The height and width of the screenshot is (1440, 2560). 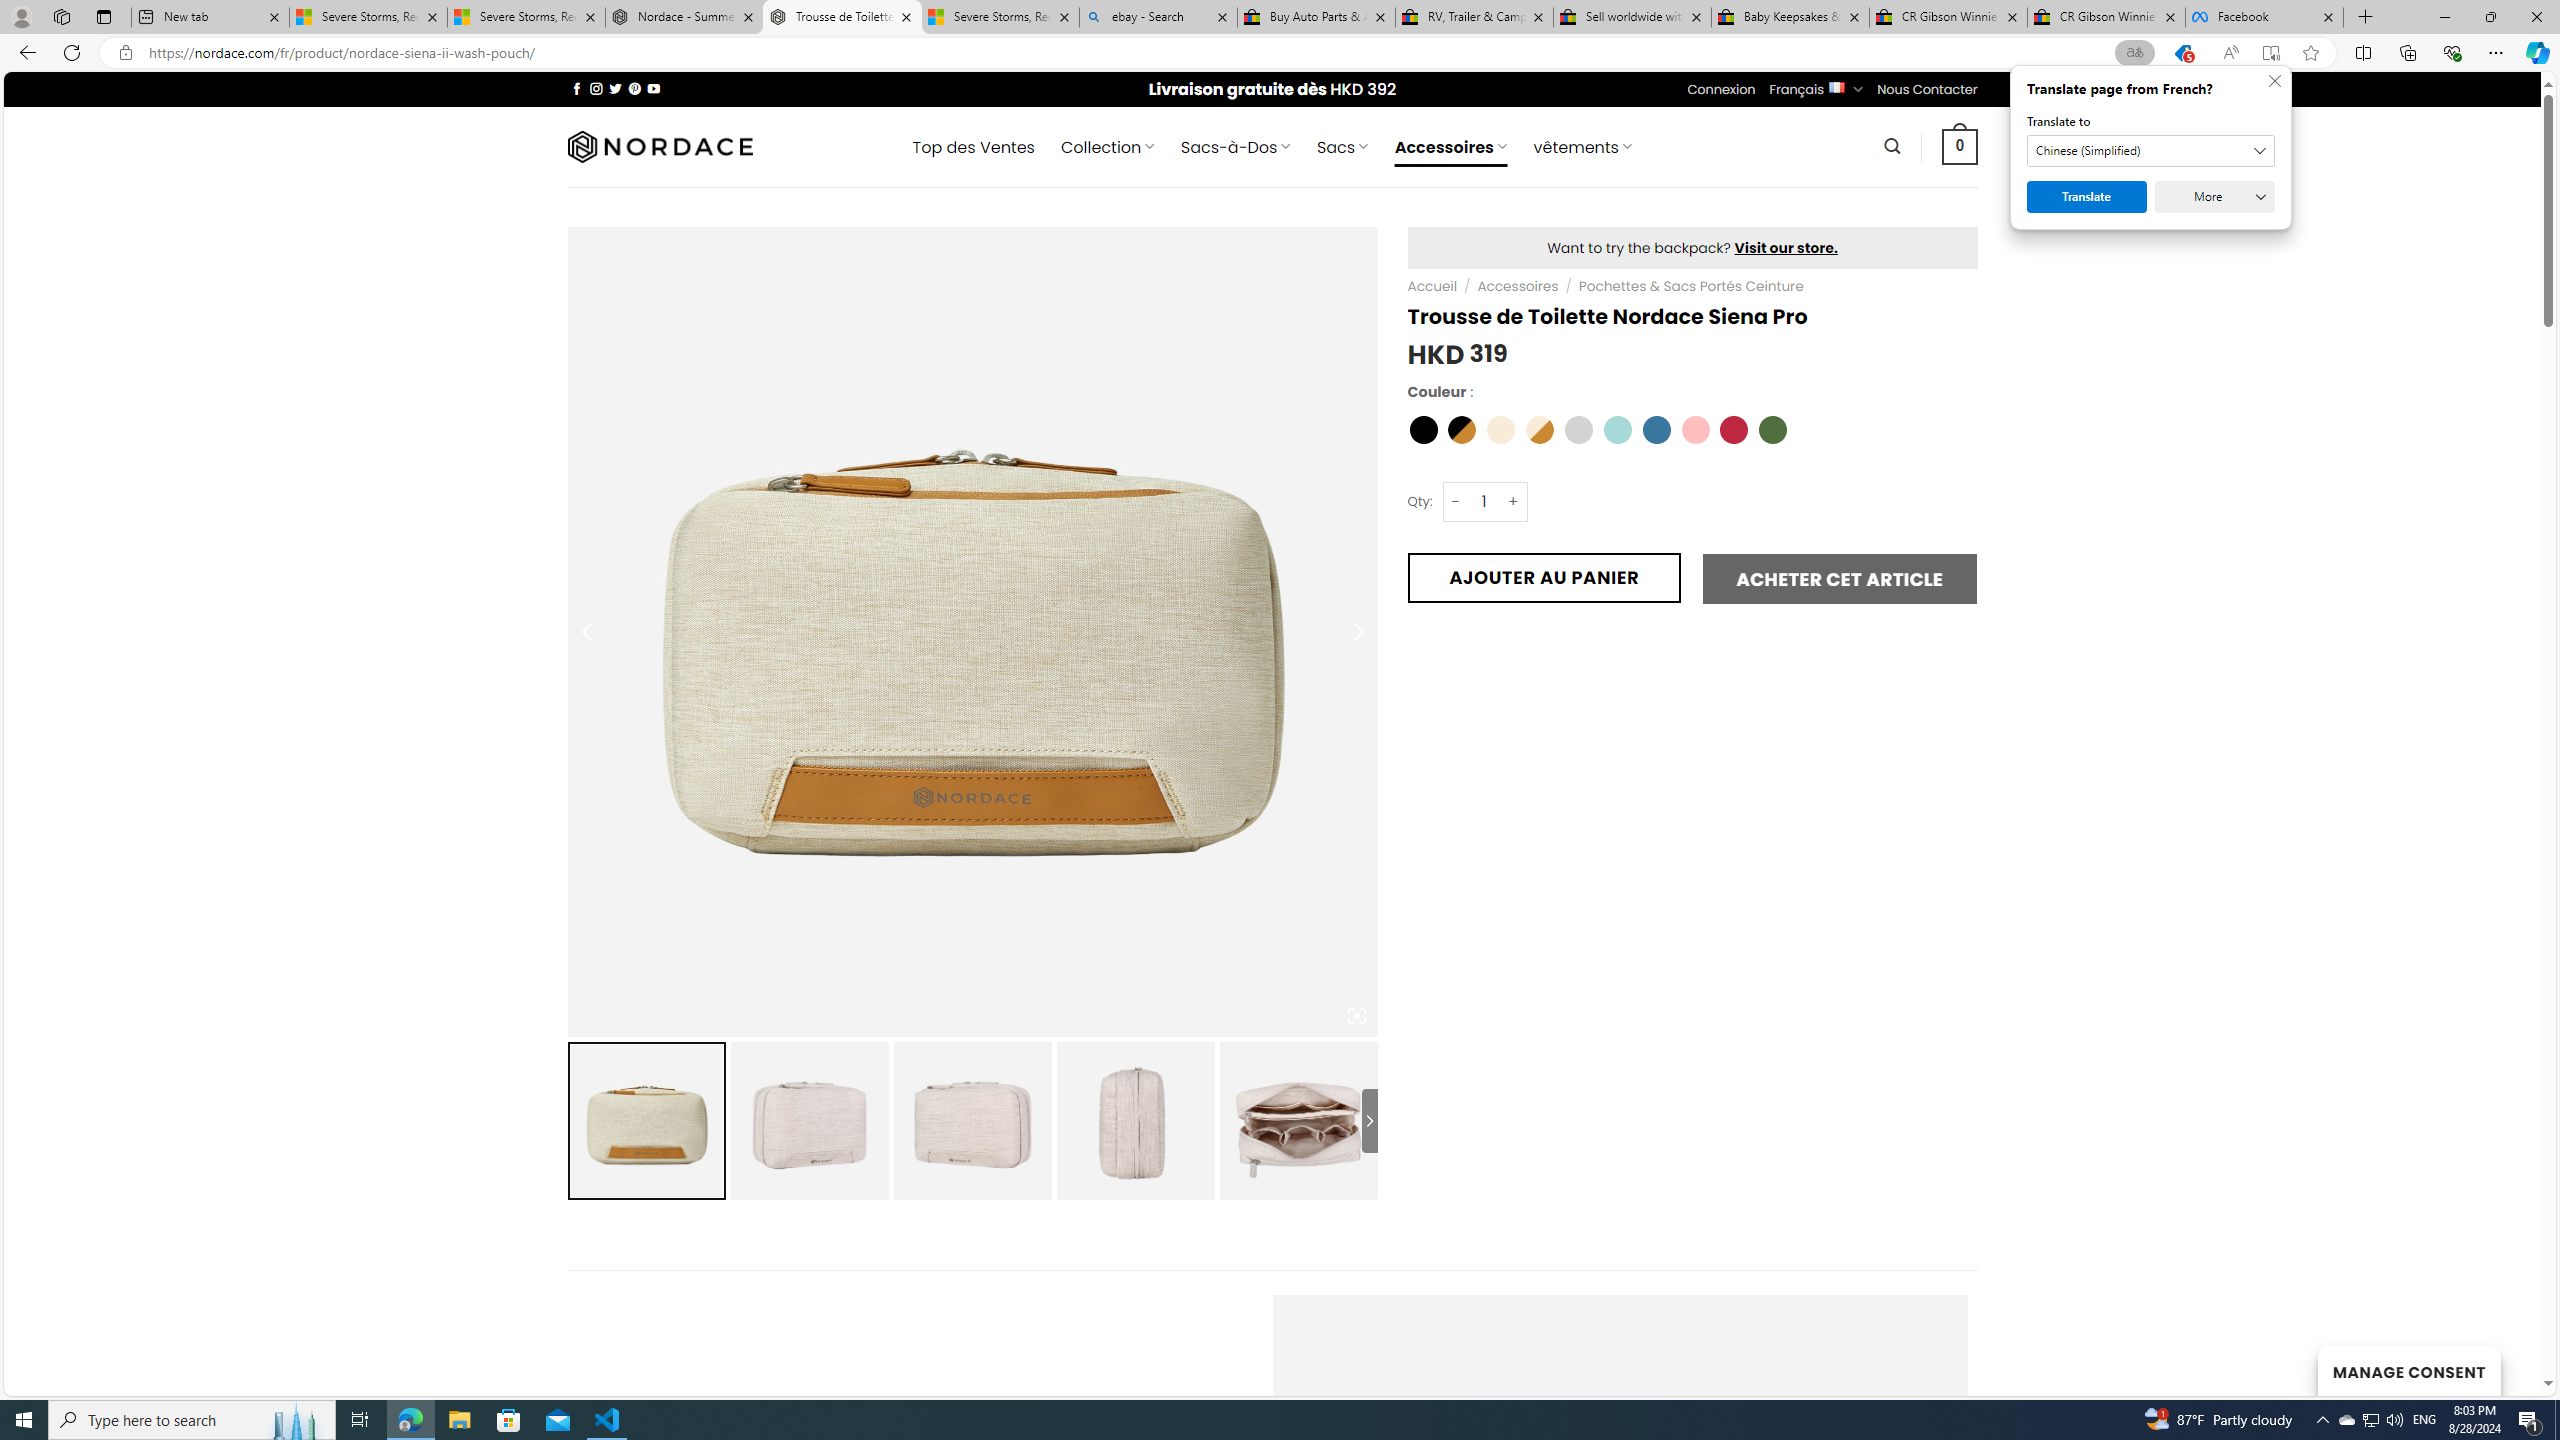 What do you see at coordinates (615, 88) in the screenshot?
I see `'Nous suivre sur Twitter'` at bounding box center [615, 88].